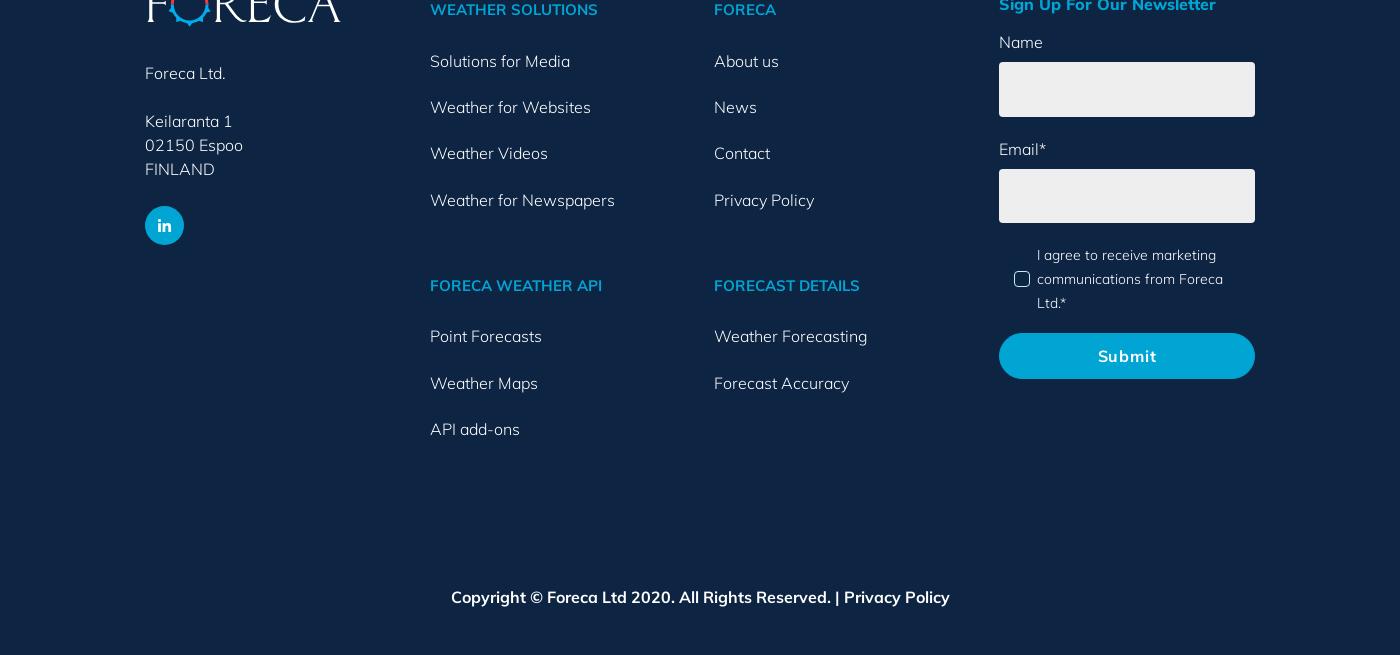 Image resolution: width=1400 pixels, height=655 pixels. I want to click on 'Foreca Weather API', so click(428, 284).